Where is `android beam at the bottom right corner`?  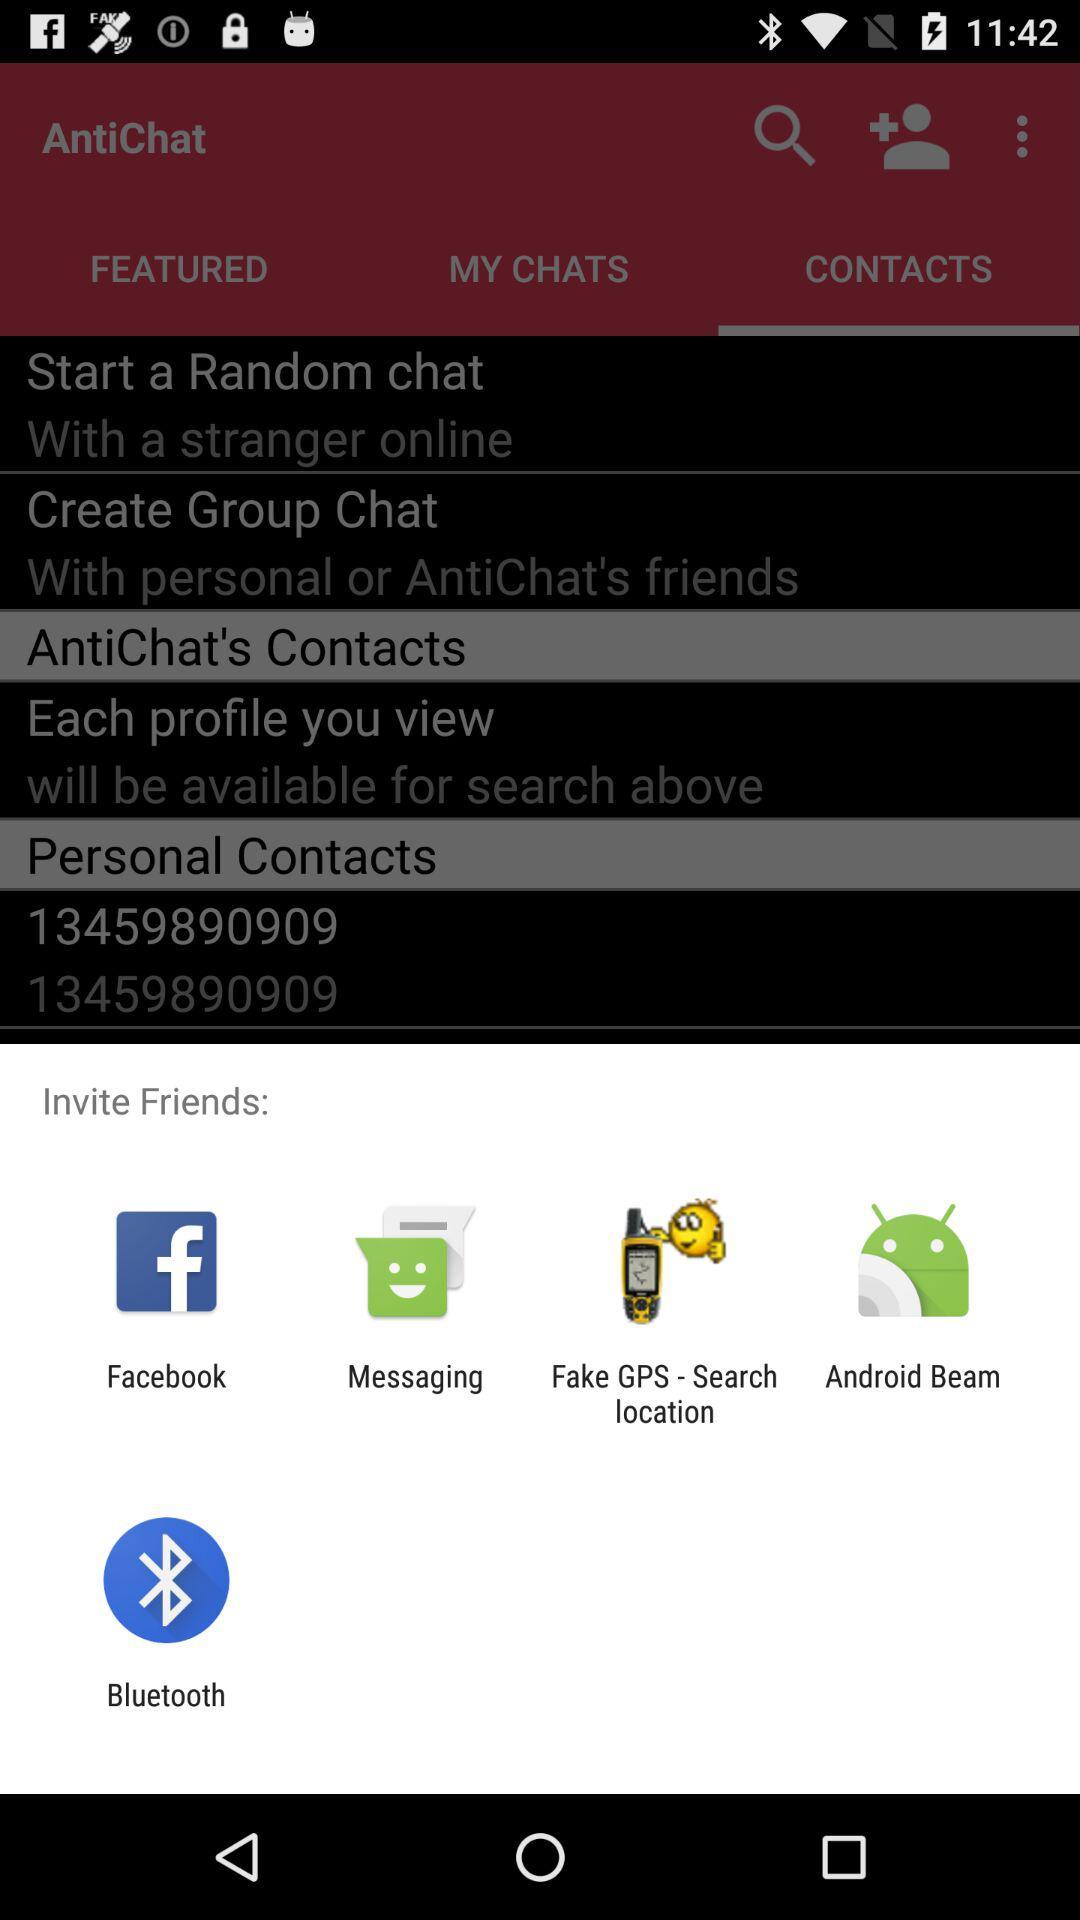
android beam at the bottom right corner is located at coordinates (913, 1392).